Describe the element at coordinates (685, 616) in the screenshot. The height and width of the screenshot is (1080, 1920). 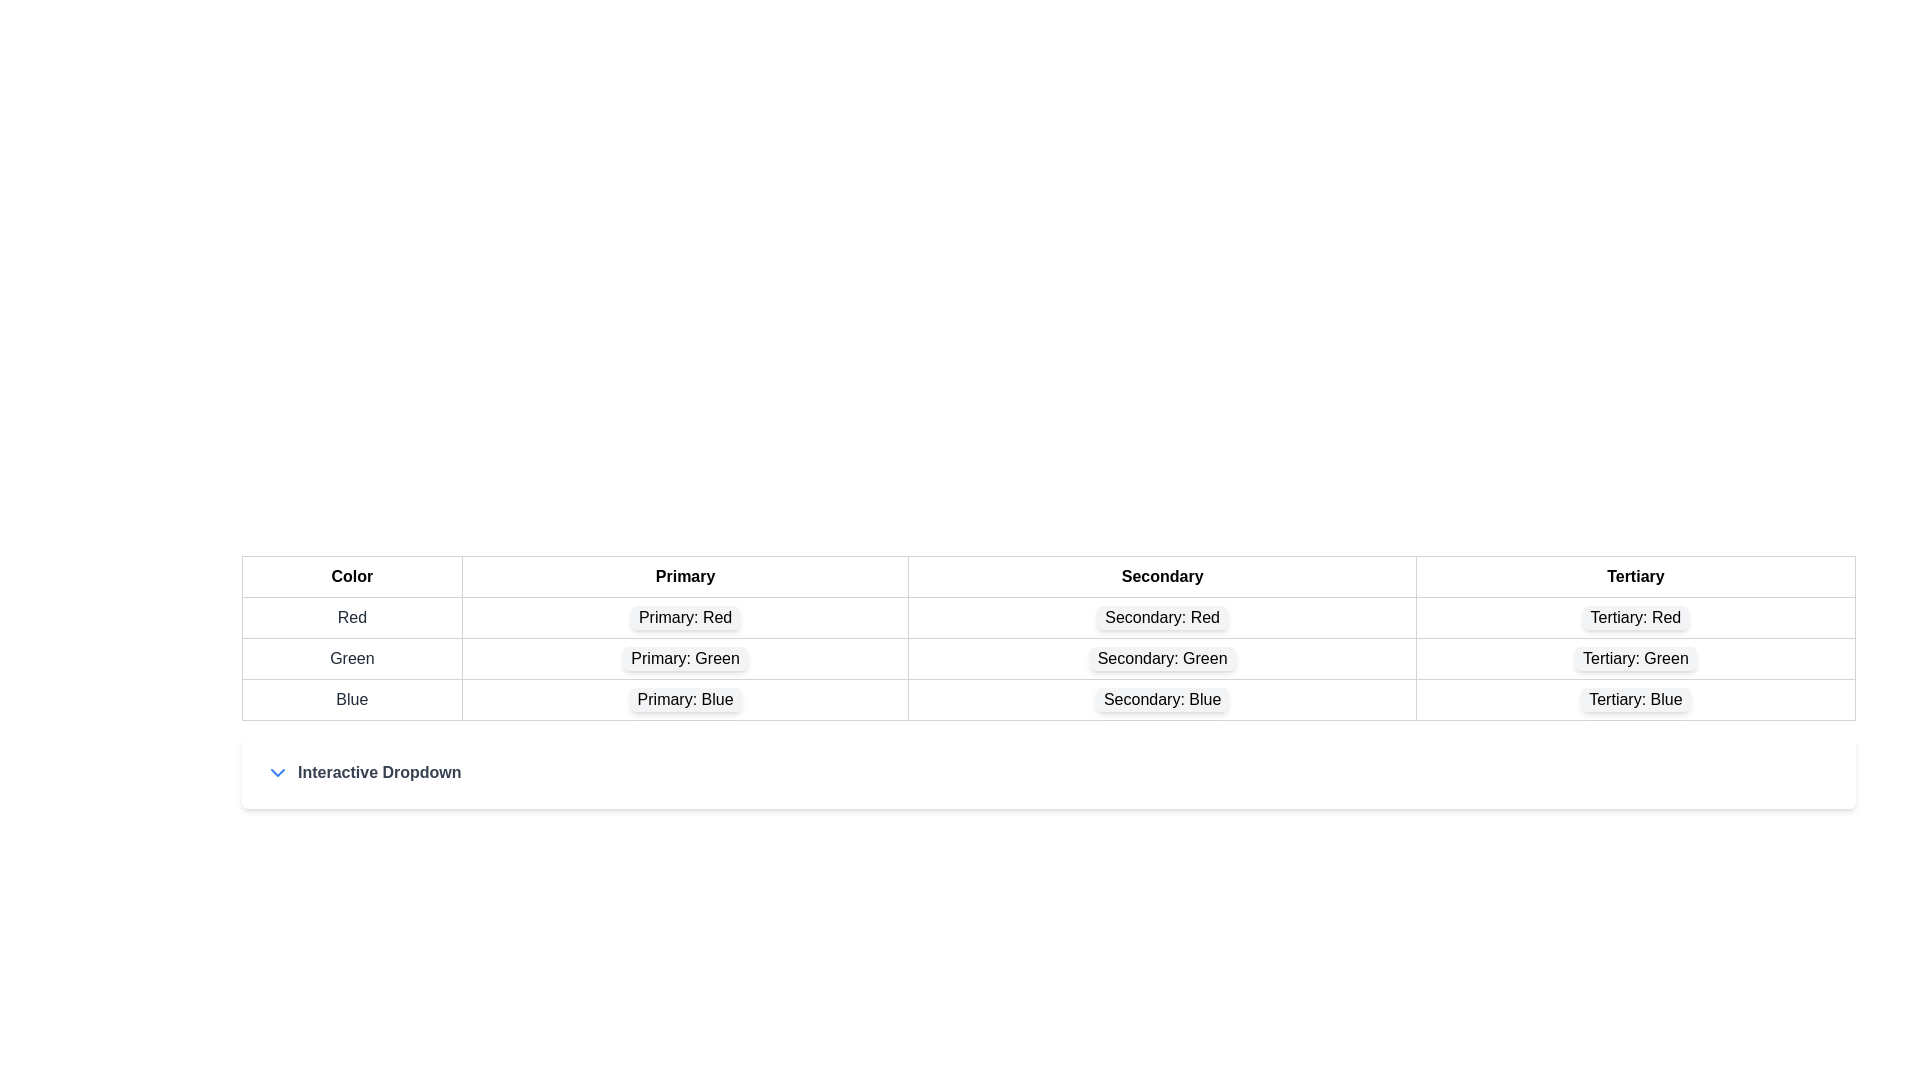
I see `the Text Label displaying 'Primary: Red' with a light gray background and bold black font, located in the 'Primary' column of the table` at that location.